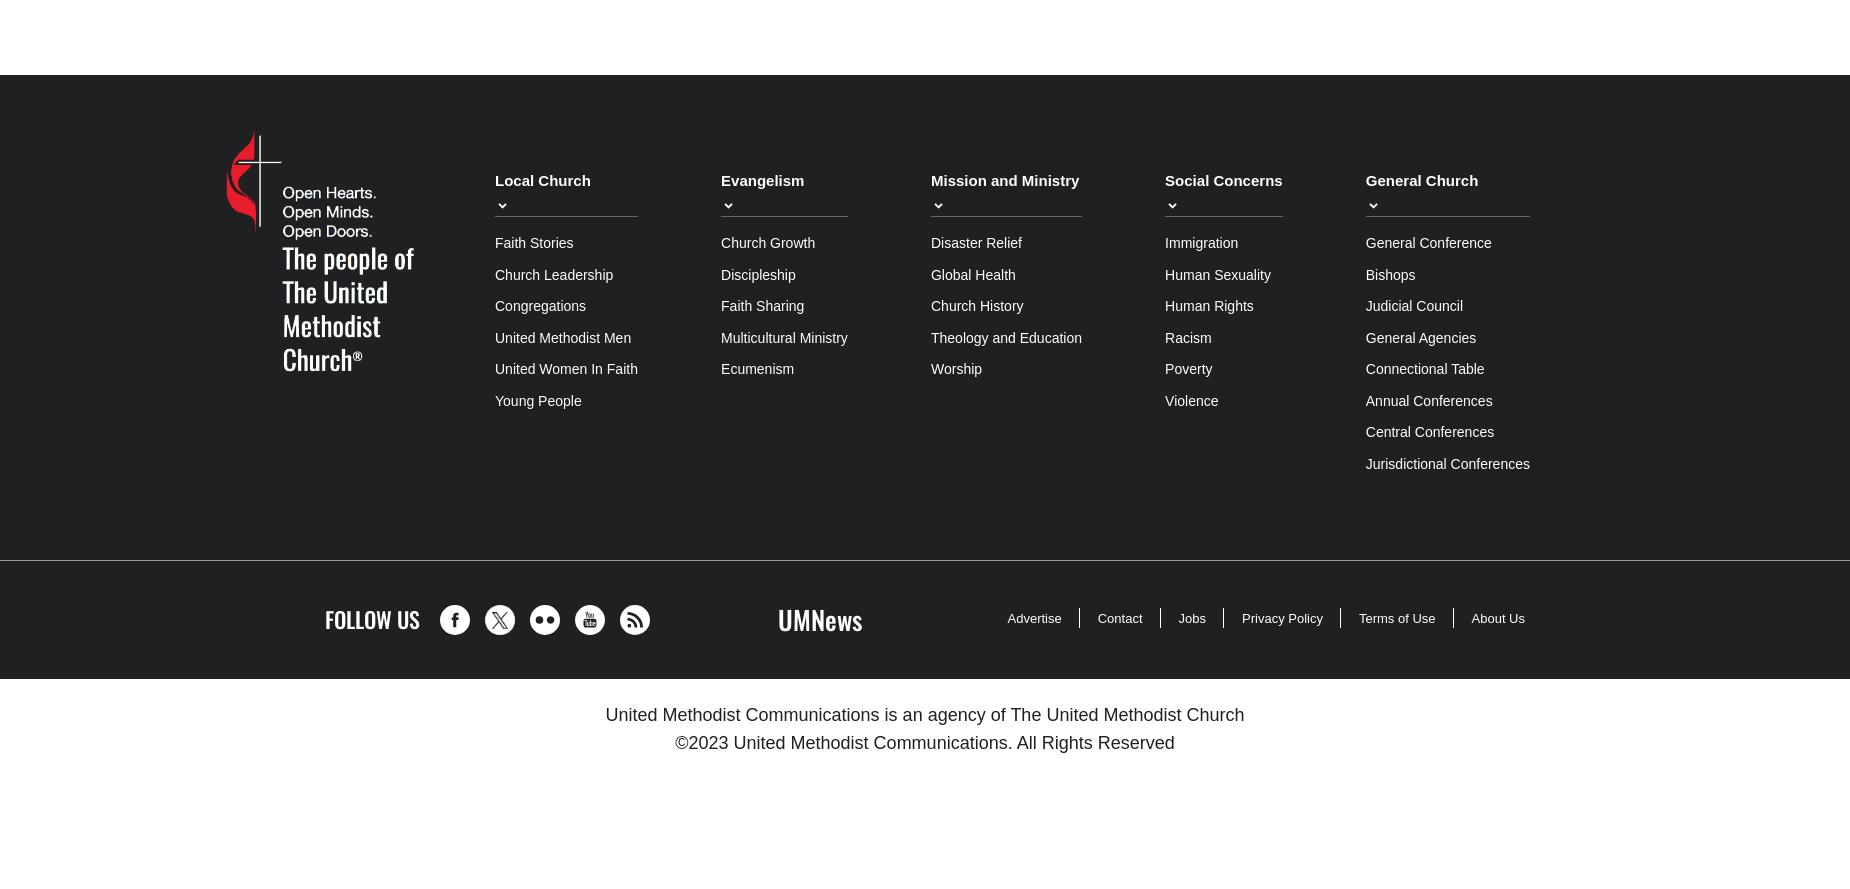  What do you see at coordinates (1187, 368) in the screenshot?
I see `'Poverty'` at bounding box center [1187, 368].